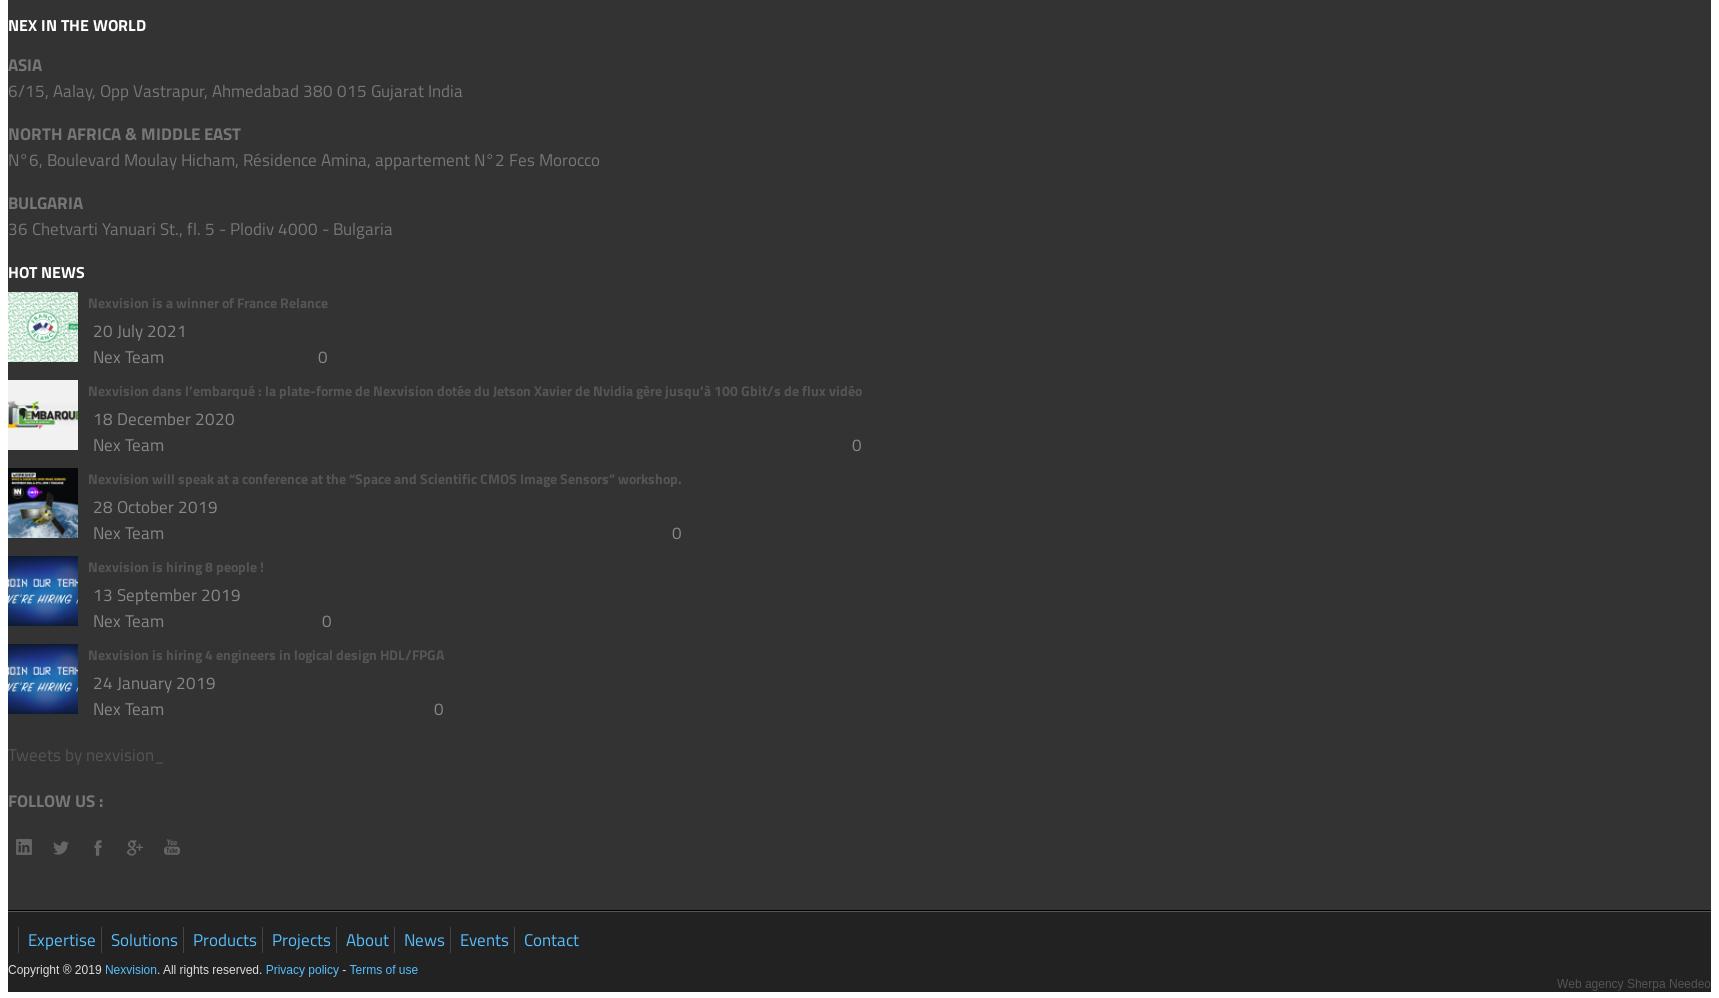  Describe the element at coordinates (175, 564) in the screenshot. I see `'Nexvision is hiring 8 people !'` at that location.